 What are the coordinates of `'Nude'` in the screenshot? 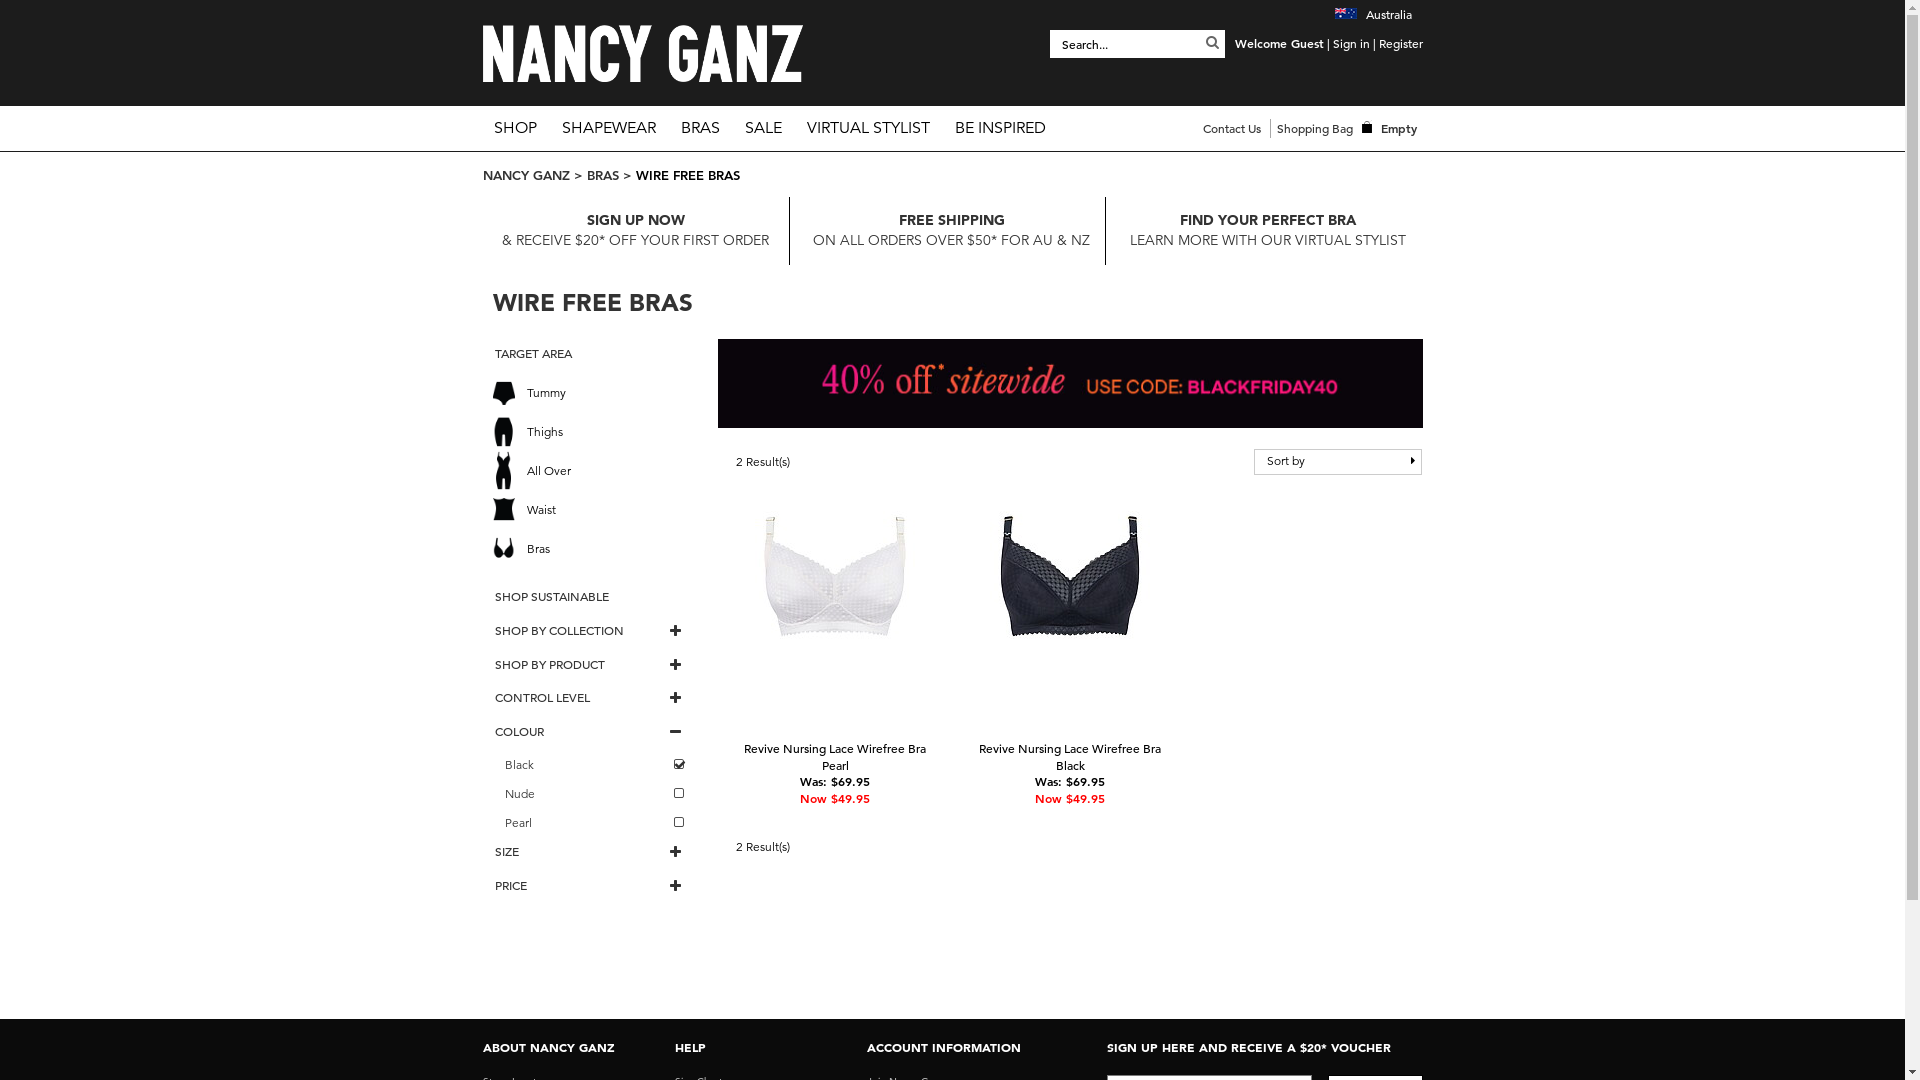 It's located at (593, 793).